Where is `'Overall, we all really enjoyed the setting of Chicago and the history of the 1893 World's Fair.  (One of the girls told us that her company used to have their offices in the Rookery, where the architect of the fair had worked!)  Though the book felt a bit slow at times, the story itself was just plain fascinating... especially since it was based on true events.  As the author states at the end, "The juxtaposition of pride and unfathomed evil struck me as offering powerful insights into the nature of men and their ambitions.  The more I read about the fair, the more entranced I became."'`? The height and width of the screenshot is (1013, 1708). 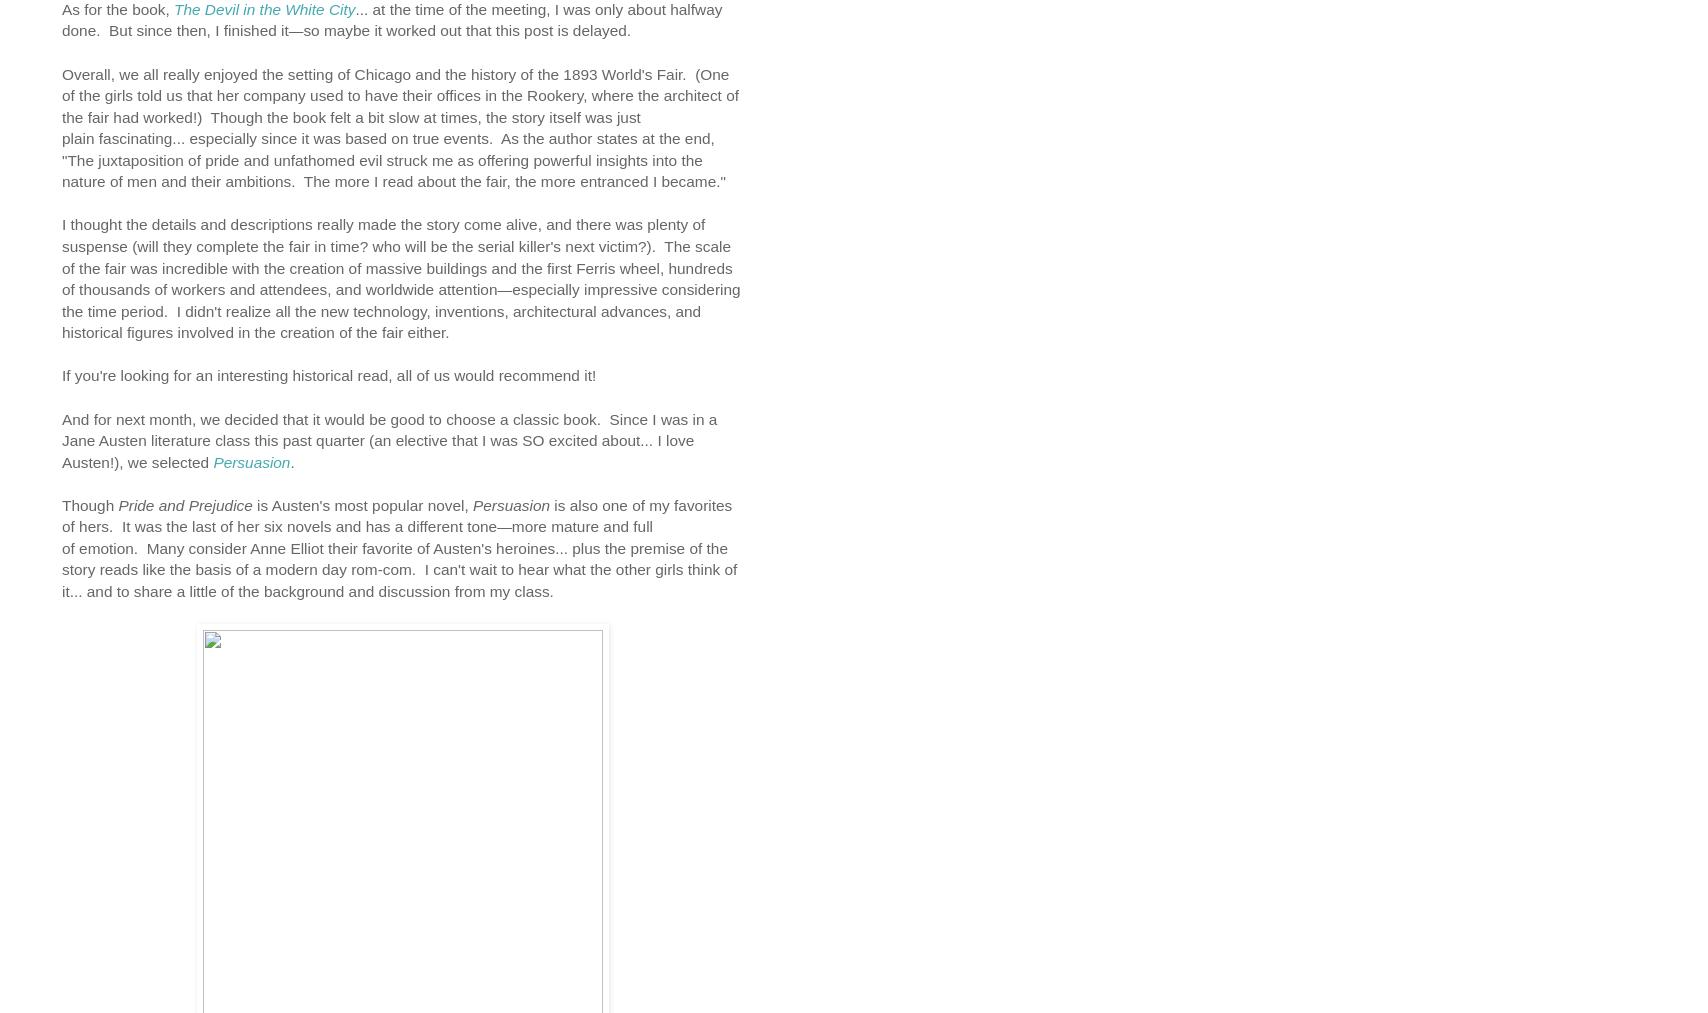 'Overall, we all really enjoyed the setting of Chicago and the history of the 1893 World's Fair.  (One of the girls told us that her company used to have their offices in the Rookery, where the architect of the fair had worked!)  Though the book felt a bit slow at times, the story itself was just plain fascinating... especially since it was based on true events.  As the author states at the end, "The juxtaposition of pride and unfathomed evil struck me as offering powerful insights into the nature of men and their ambitions.  The more I read about the fair, the more entranced I became."' is located at coordinates (400, 127).